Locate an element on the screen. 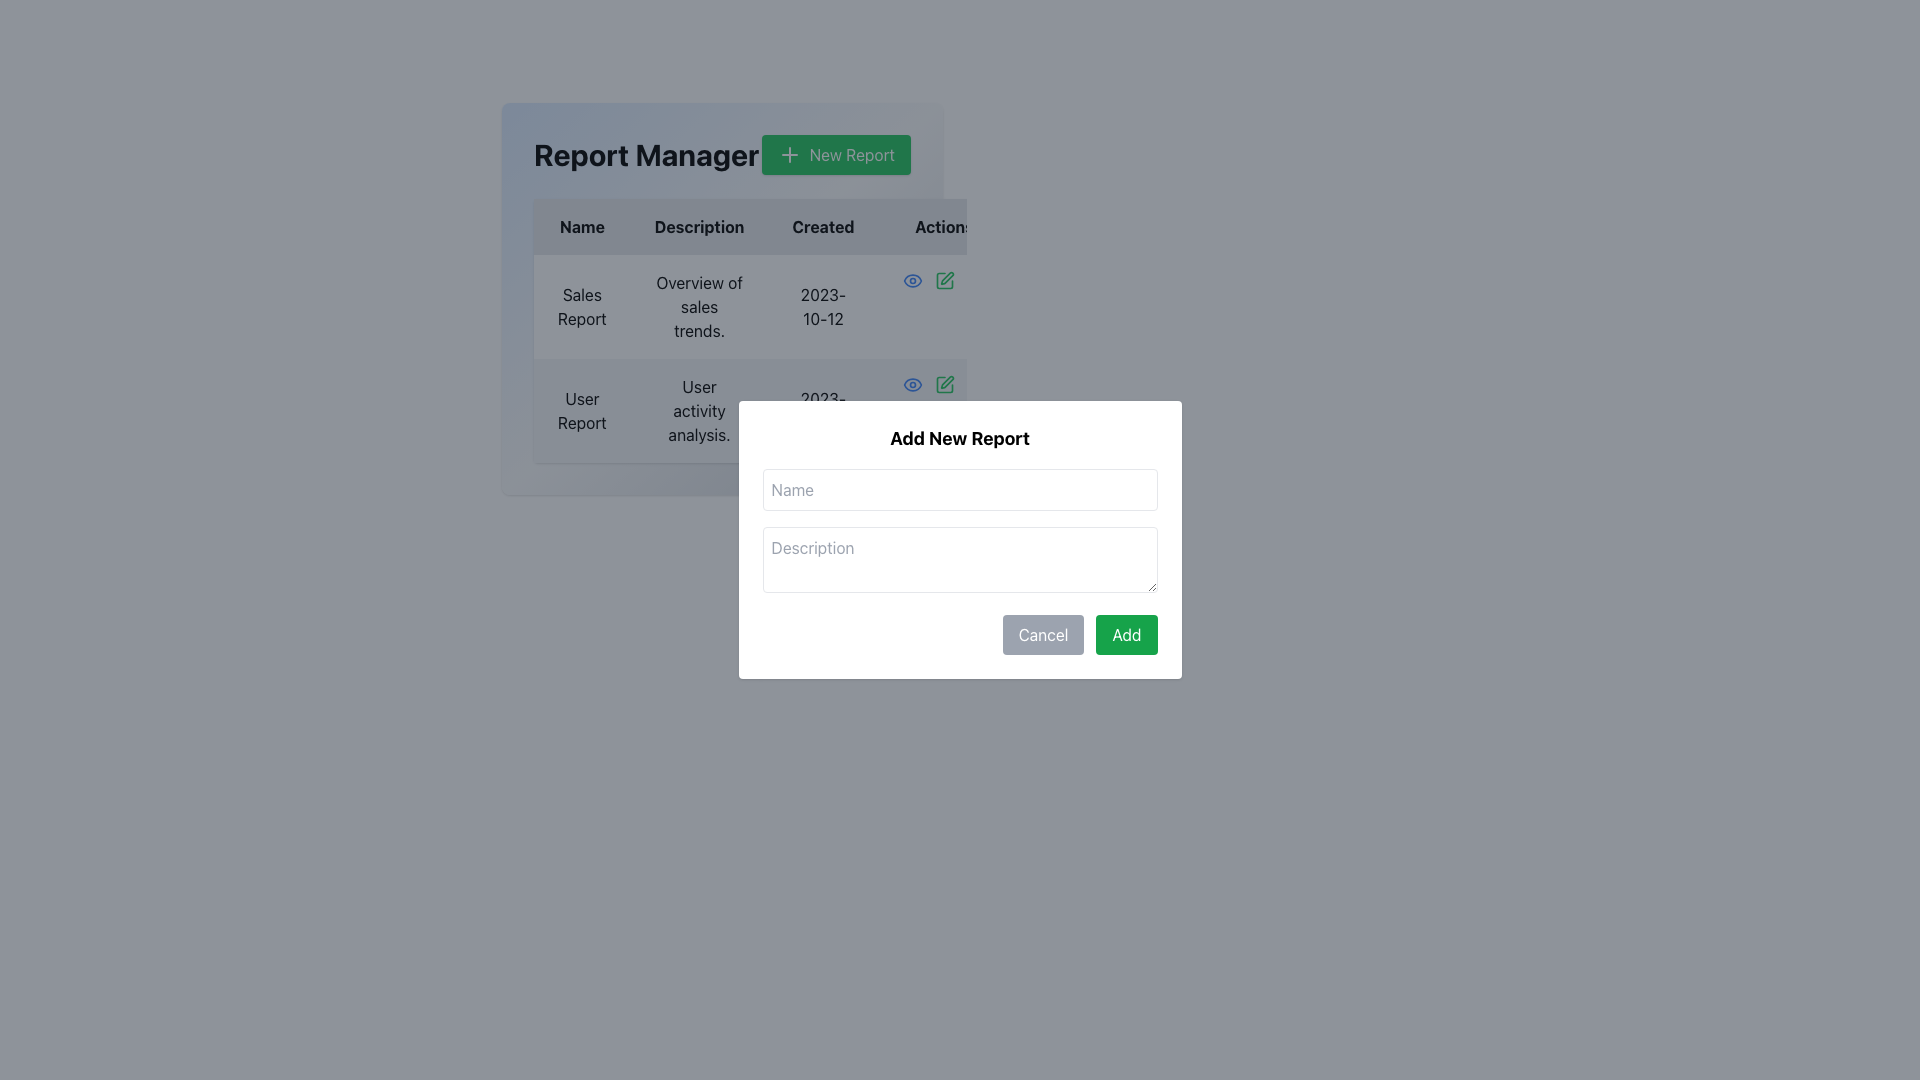 Image resolution: width=1920 pixels, height=1080 pixels. the 'Add' button located at the bottom right of the modal dialog to observe the hover effects is located at coordinates (1127, 635).